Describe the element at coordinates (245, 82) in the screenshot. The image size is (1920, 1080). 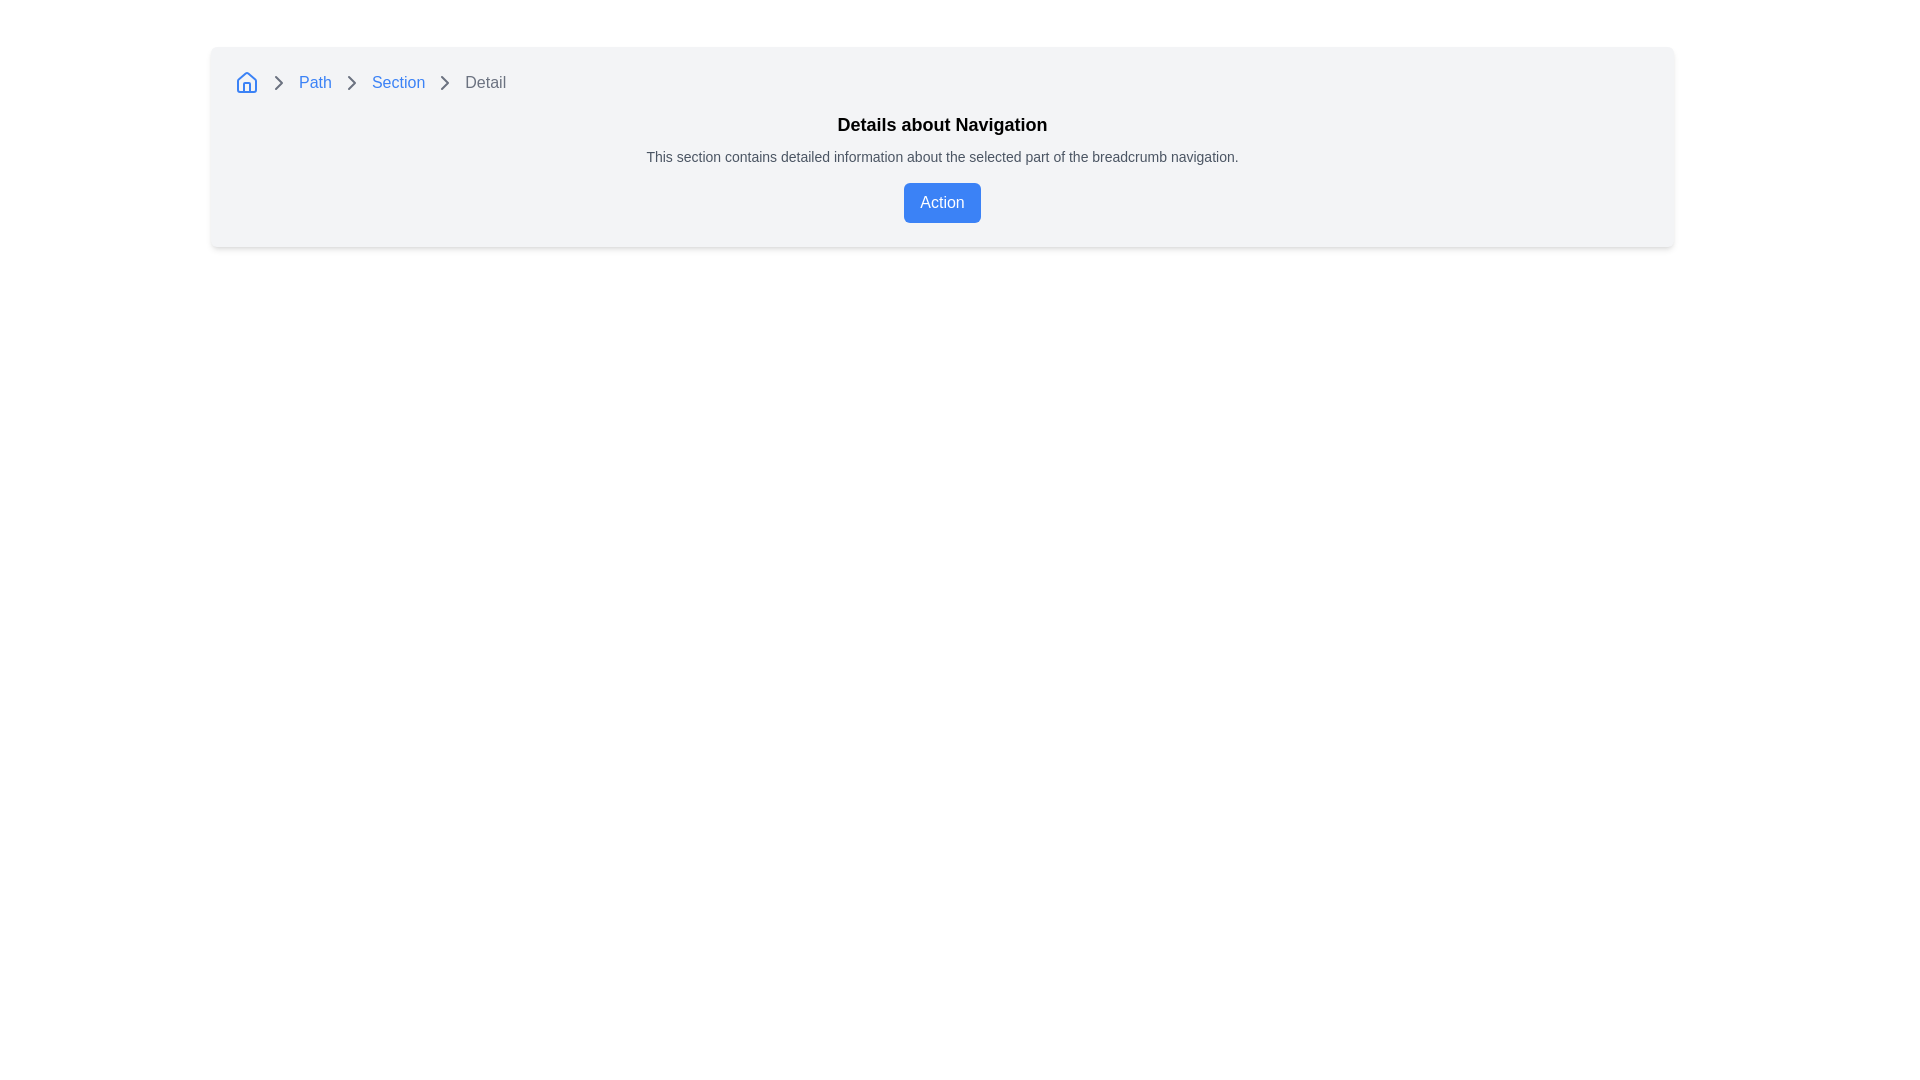
I see `the 'Home' SVG icon in the breadcrumb navigation bar` at that location.